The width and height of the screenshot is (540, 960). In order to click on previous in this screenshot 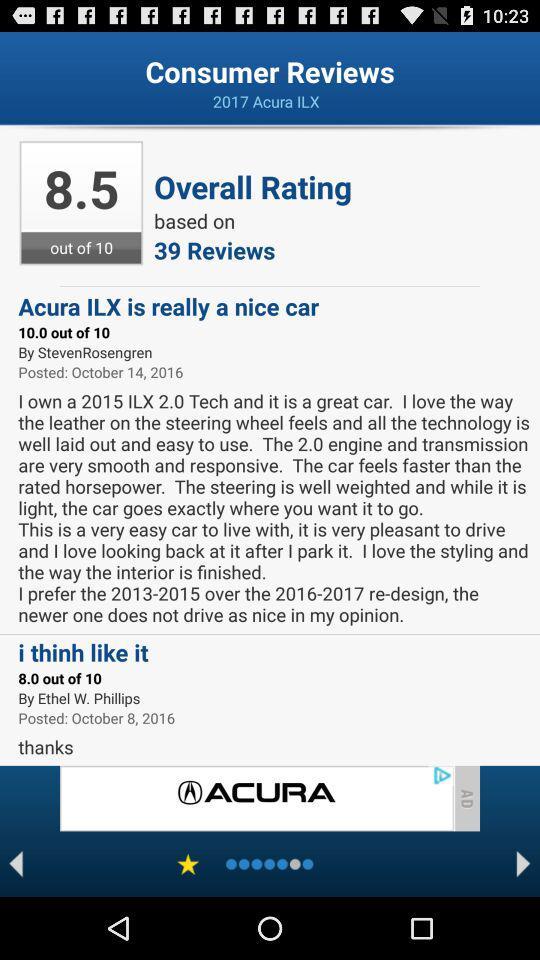, I will do `click(15, 863)`.